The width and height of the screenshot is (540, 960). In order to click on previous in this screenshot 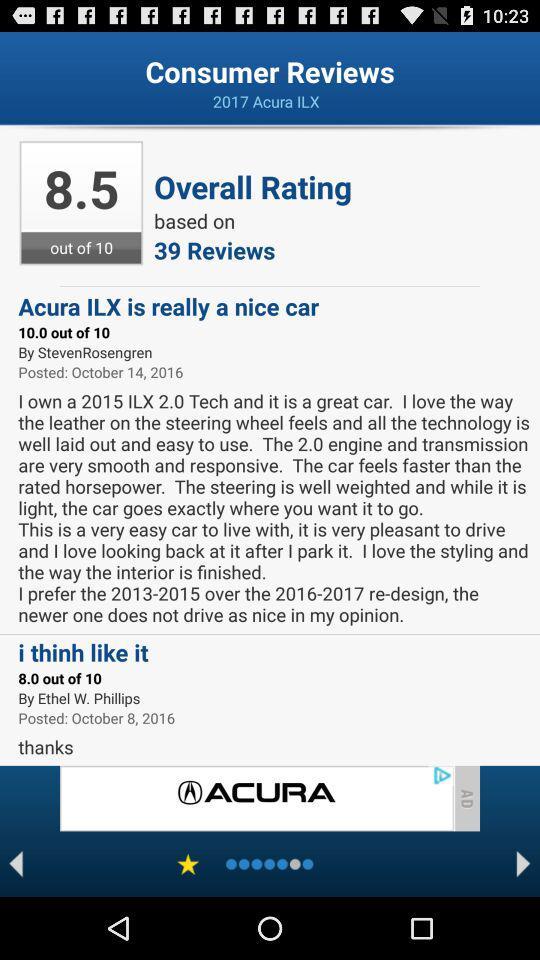, I will do `click(15, 863)`.